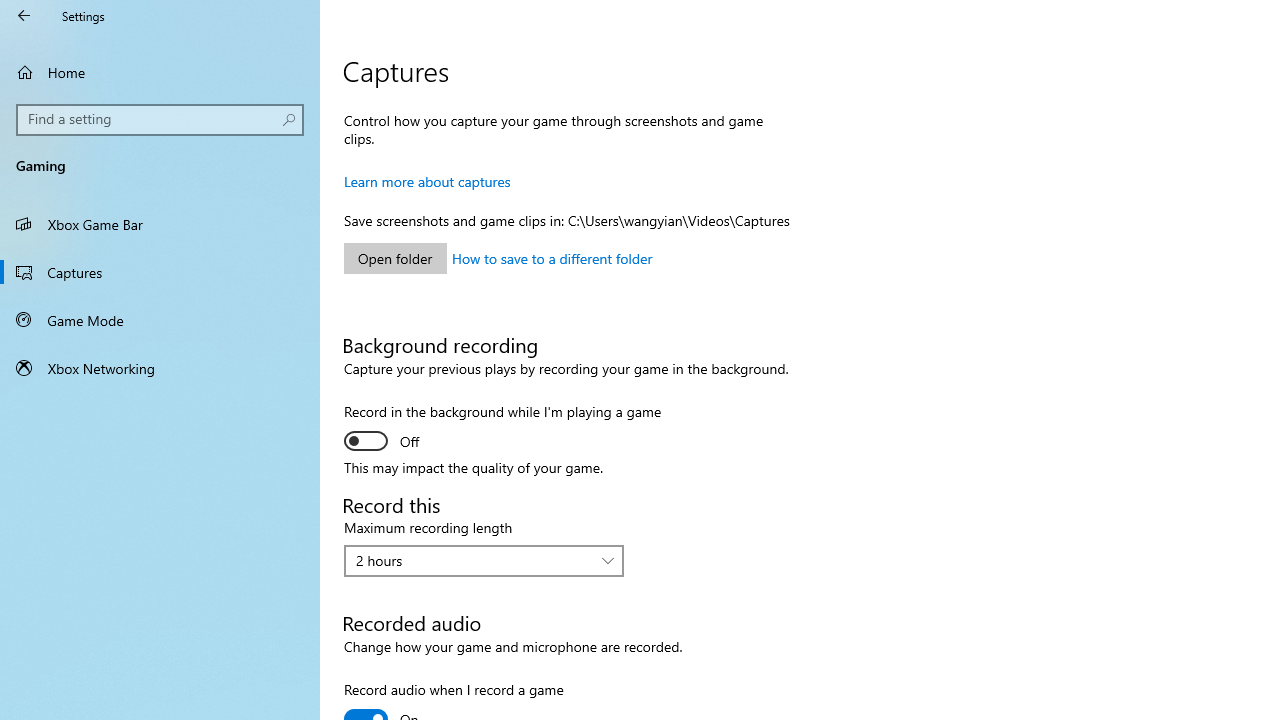 Image resolution: width=1280 pixels, height=720 pixels. What do you see at coordinates (552, 257) in the screenshot?
I see `'How to save to a different folder'` at bounding box center [552, 257].